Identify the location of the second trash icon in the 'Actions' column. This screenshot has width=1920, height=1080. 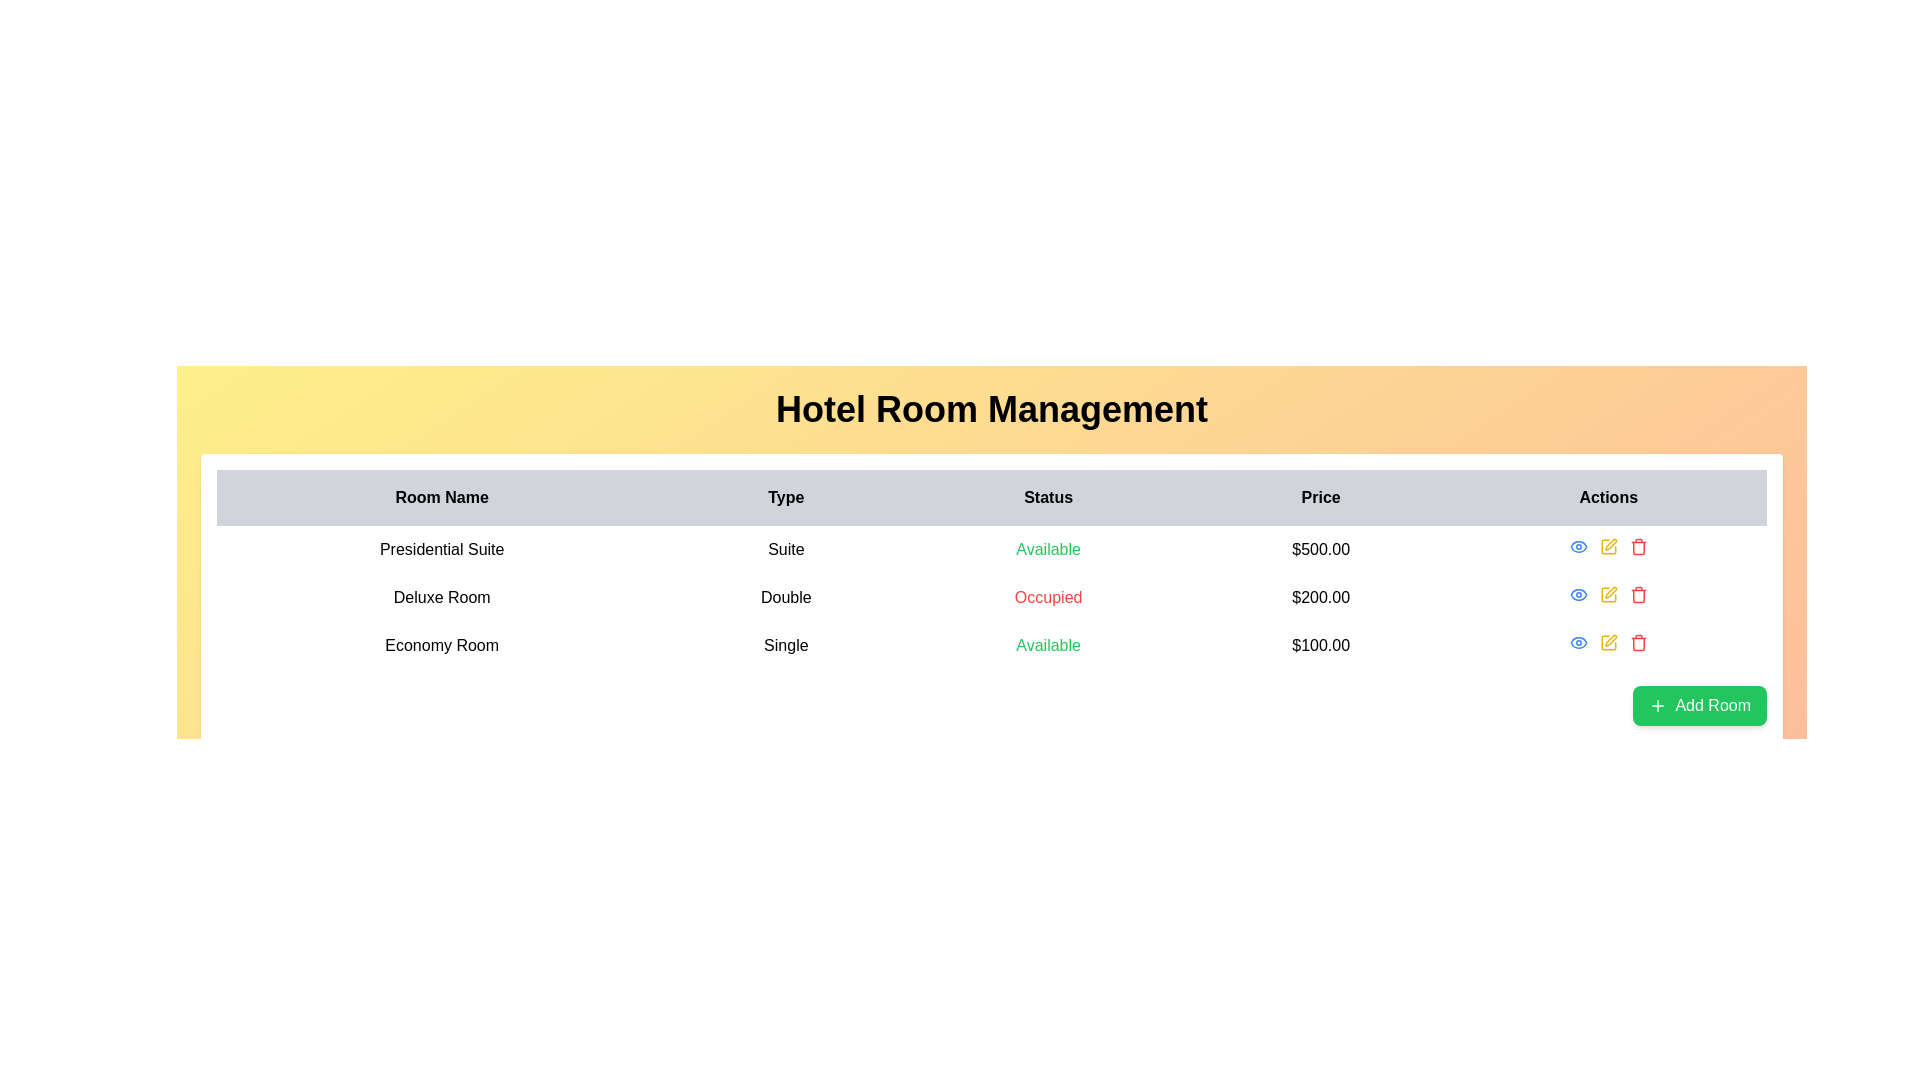
(1638, 595).